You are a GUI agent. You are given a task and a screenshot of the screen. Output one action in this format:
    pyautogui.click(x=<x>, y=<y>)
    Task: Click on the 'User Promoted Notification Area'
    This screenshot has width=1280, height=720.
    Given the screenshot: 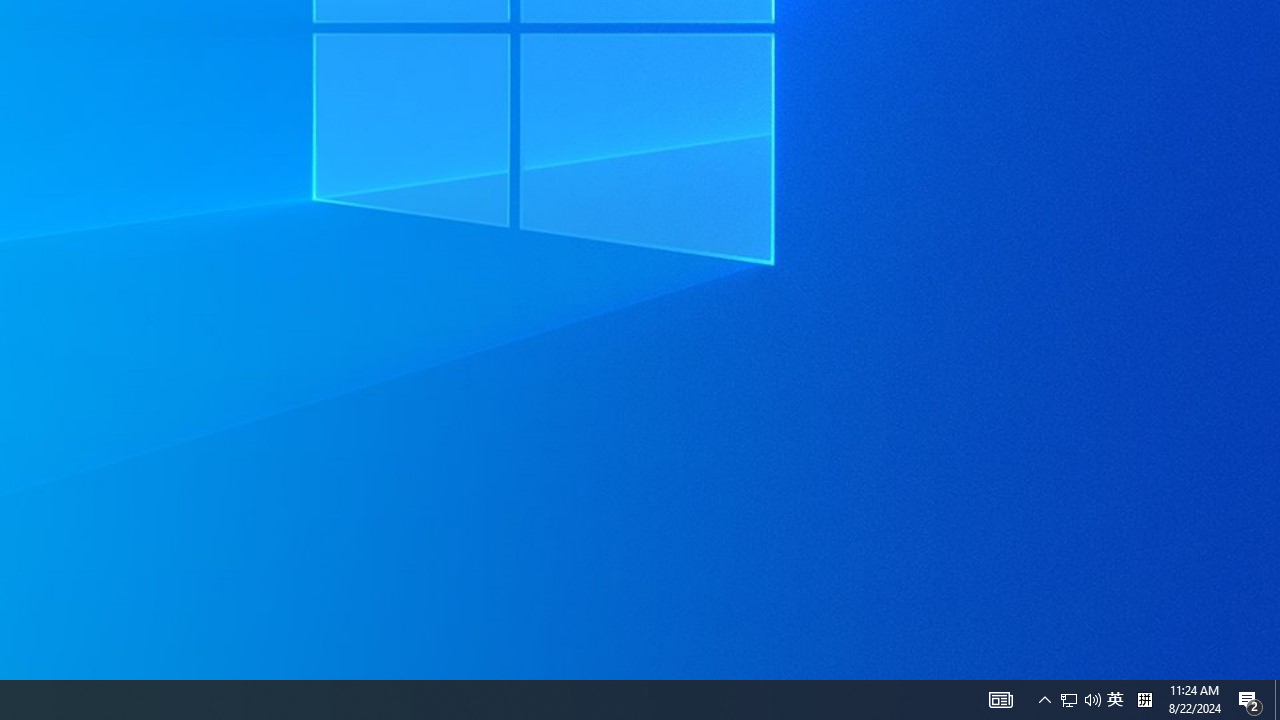 What is the action you would take?
    pyautogui.click(x=1079, y=698)
    